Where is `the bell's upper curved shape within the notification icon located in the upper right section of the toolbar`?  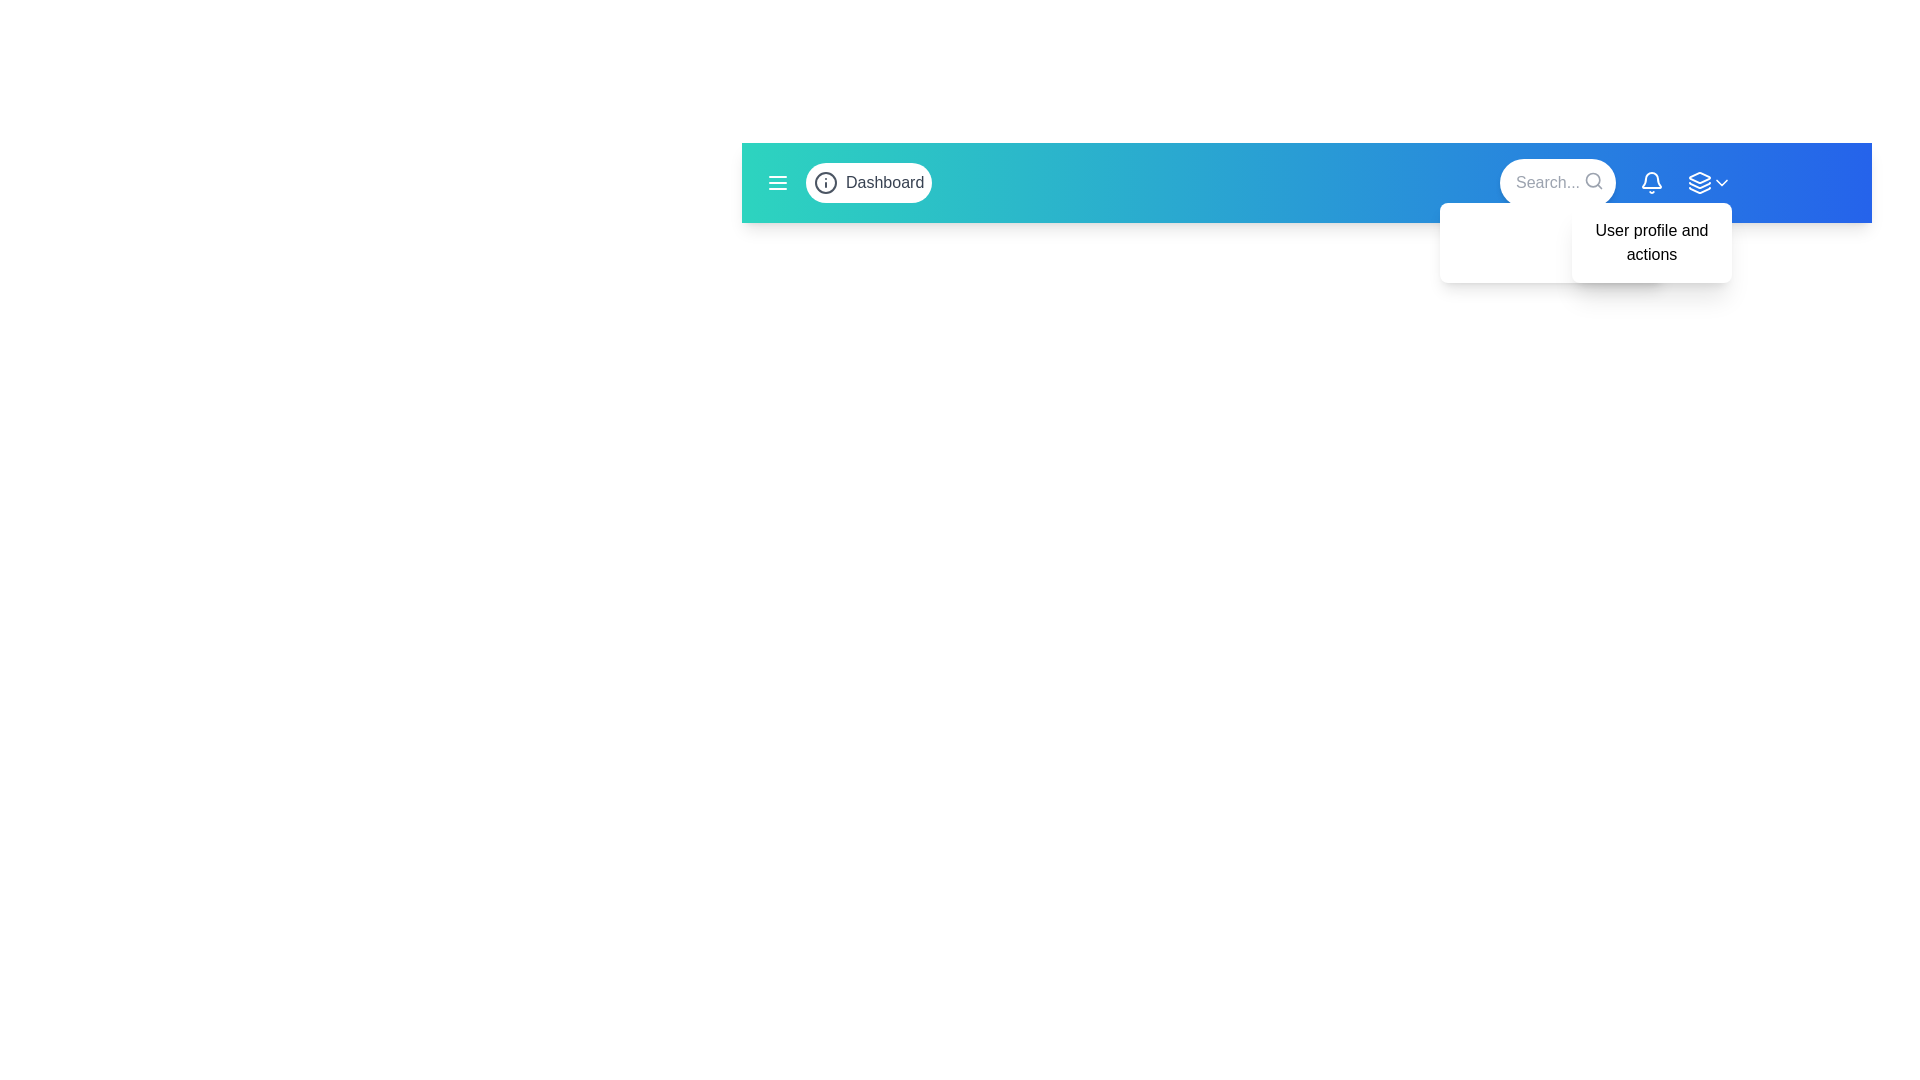 the bell's upper curved shape within the notification icon located in the upper right section of the toolbar is located at coordinates (1651, 180).